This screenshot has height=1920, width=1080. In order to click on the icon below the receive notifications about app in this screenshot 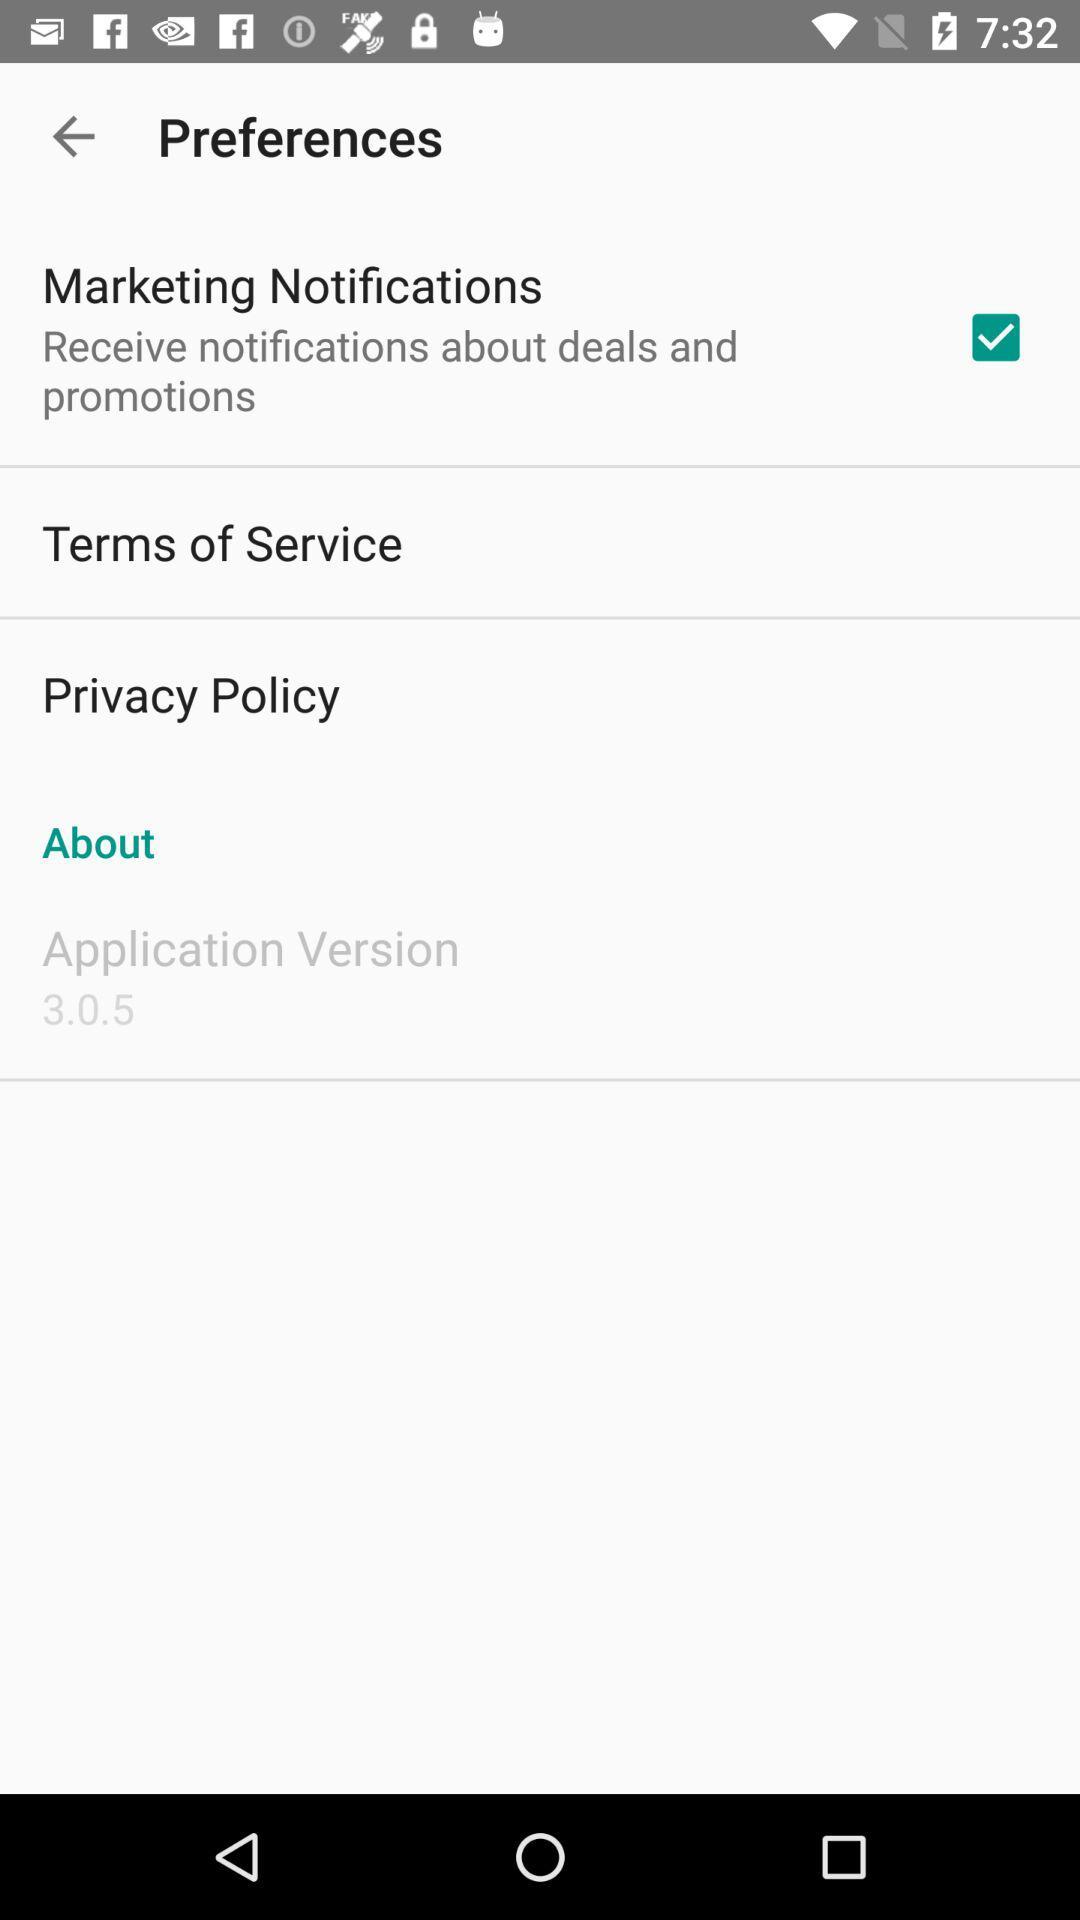, I will do `click(222, 542)`.